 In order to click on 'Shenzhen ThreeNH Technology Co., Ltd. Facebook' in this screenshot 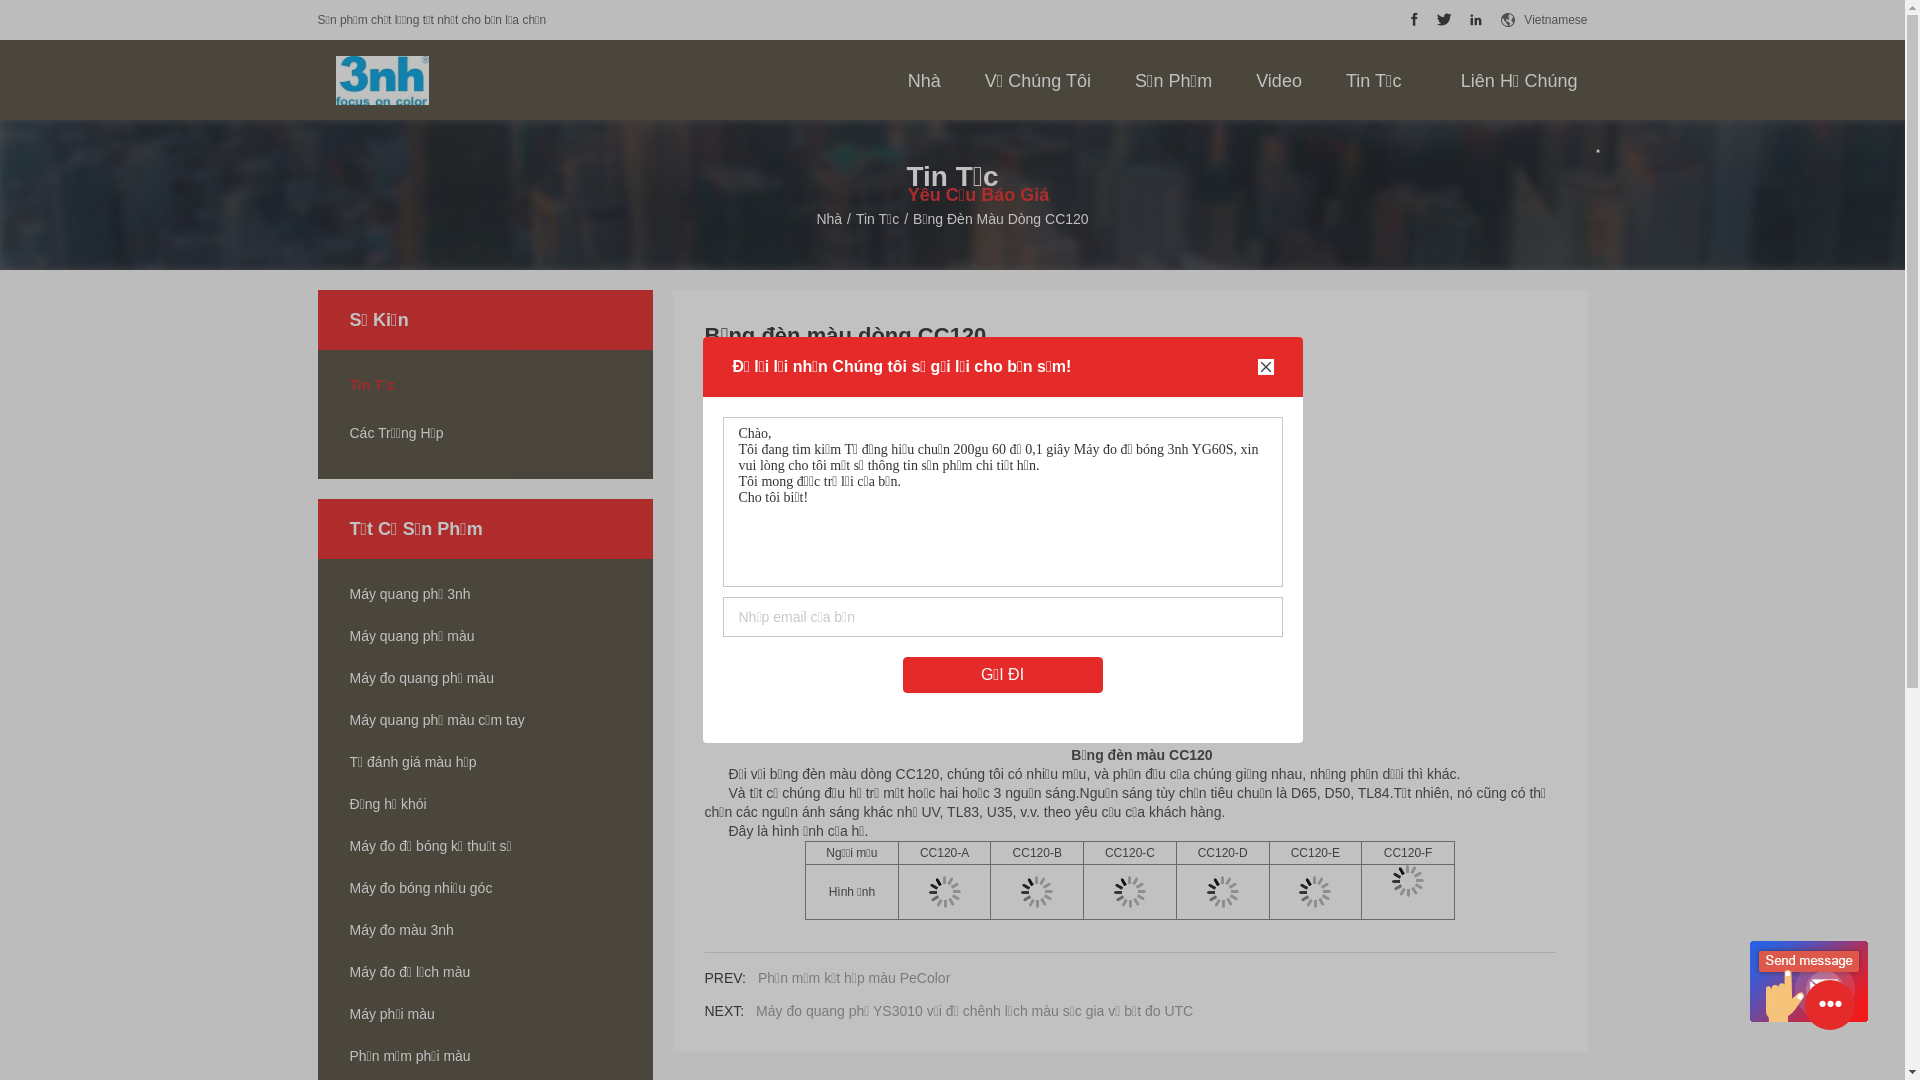, I will do `click(1413, 19)`.